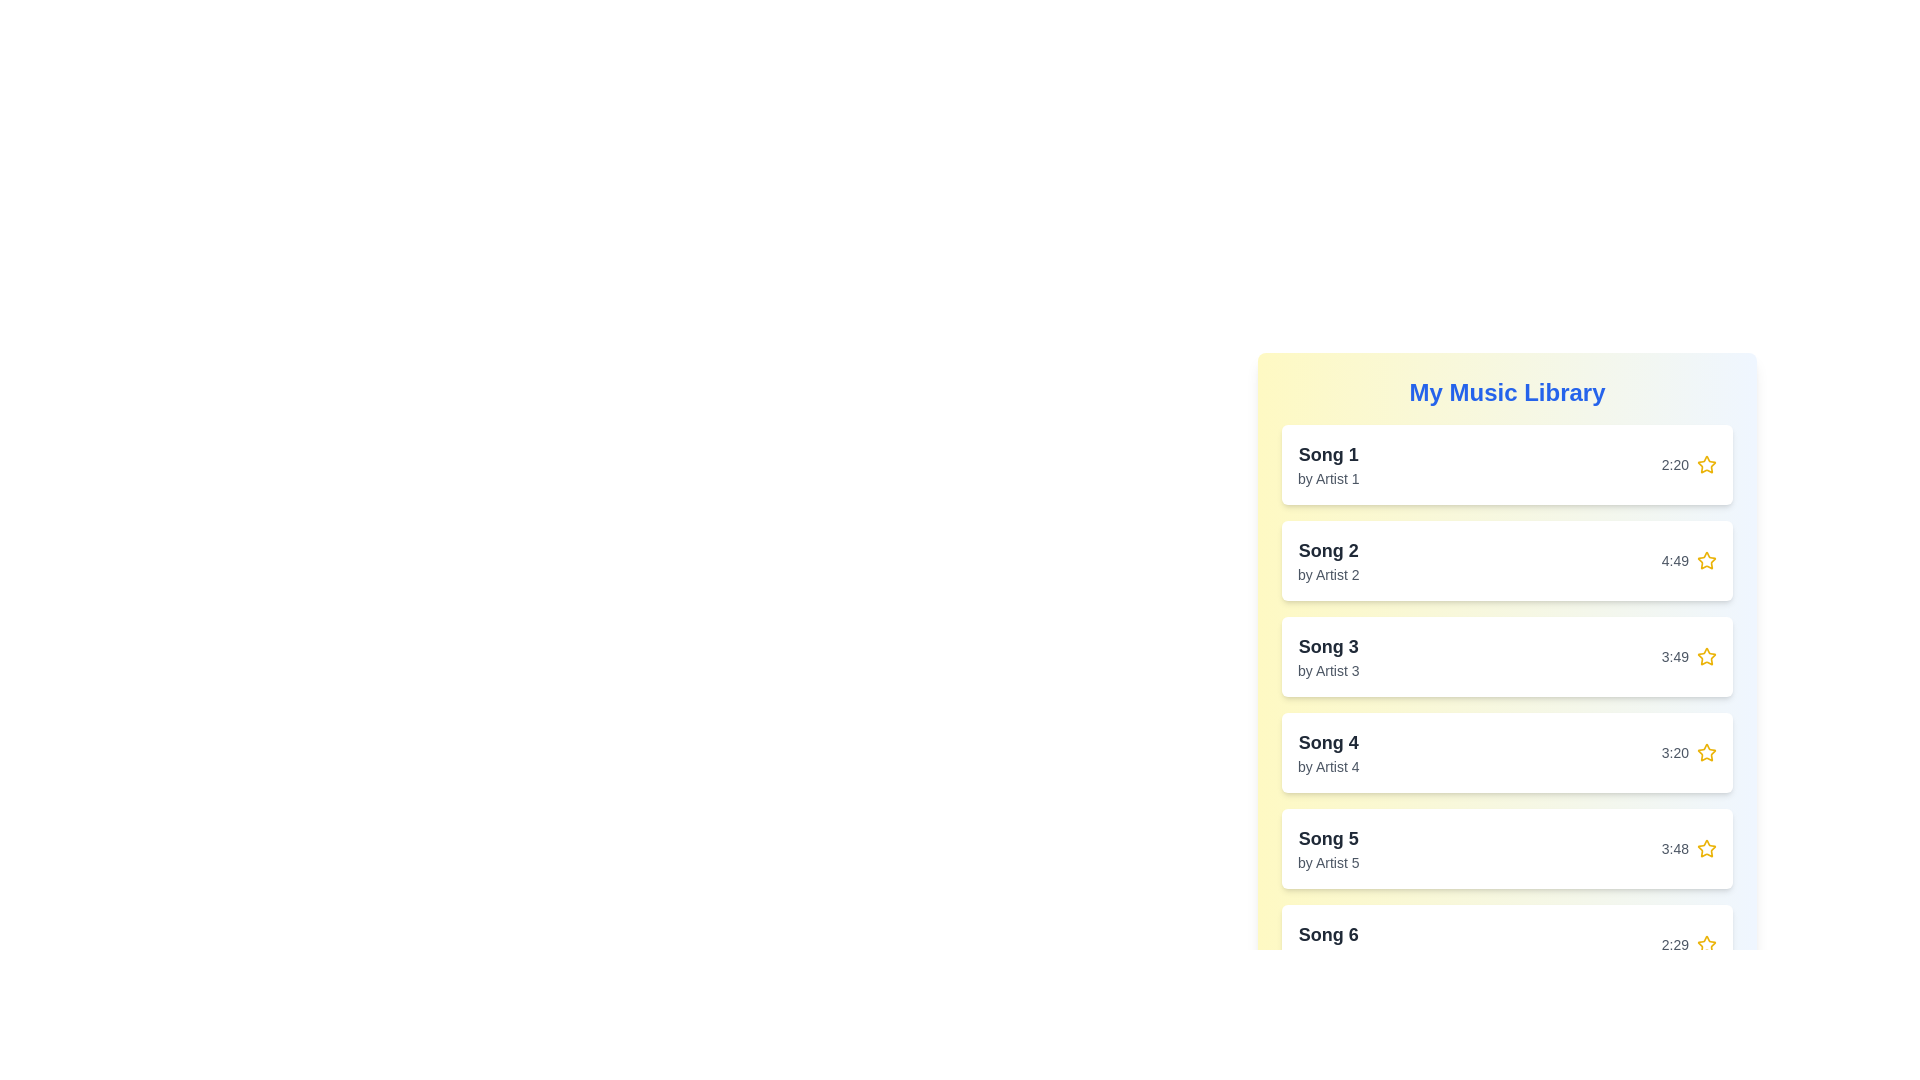  What do you see at coordinates (1675, 752) in the screenshot?
I see `the time indicator text label for 'Song 4' in the music library, positioned to the right of the star icon` at bounding box center [1675, 752].